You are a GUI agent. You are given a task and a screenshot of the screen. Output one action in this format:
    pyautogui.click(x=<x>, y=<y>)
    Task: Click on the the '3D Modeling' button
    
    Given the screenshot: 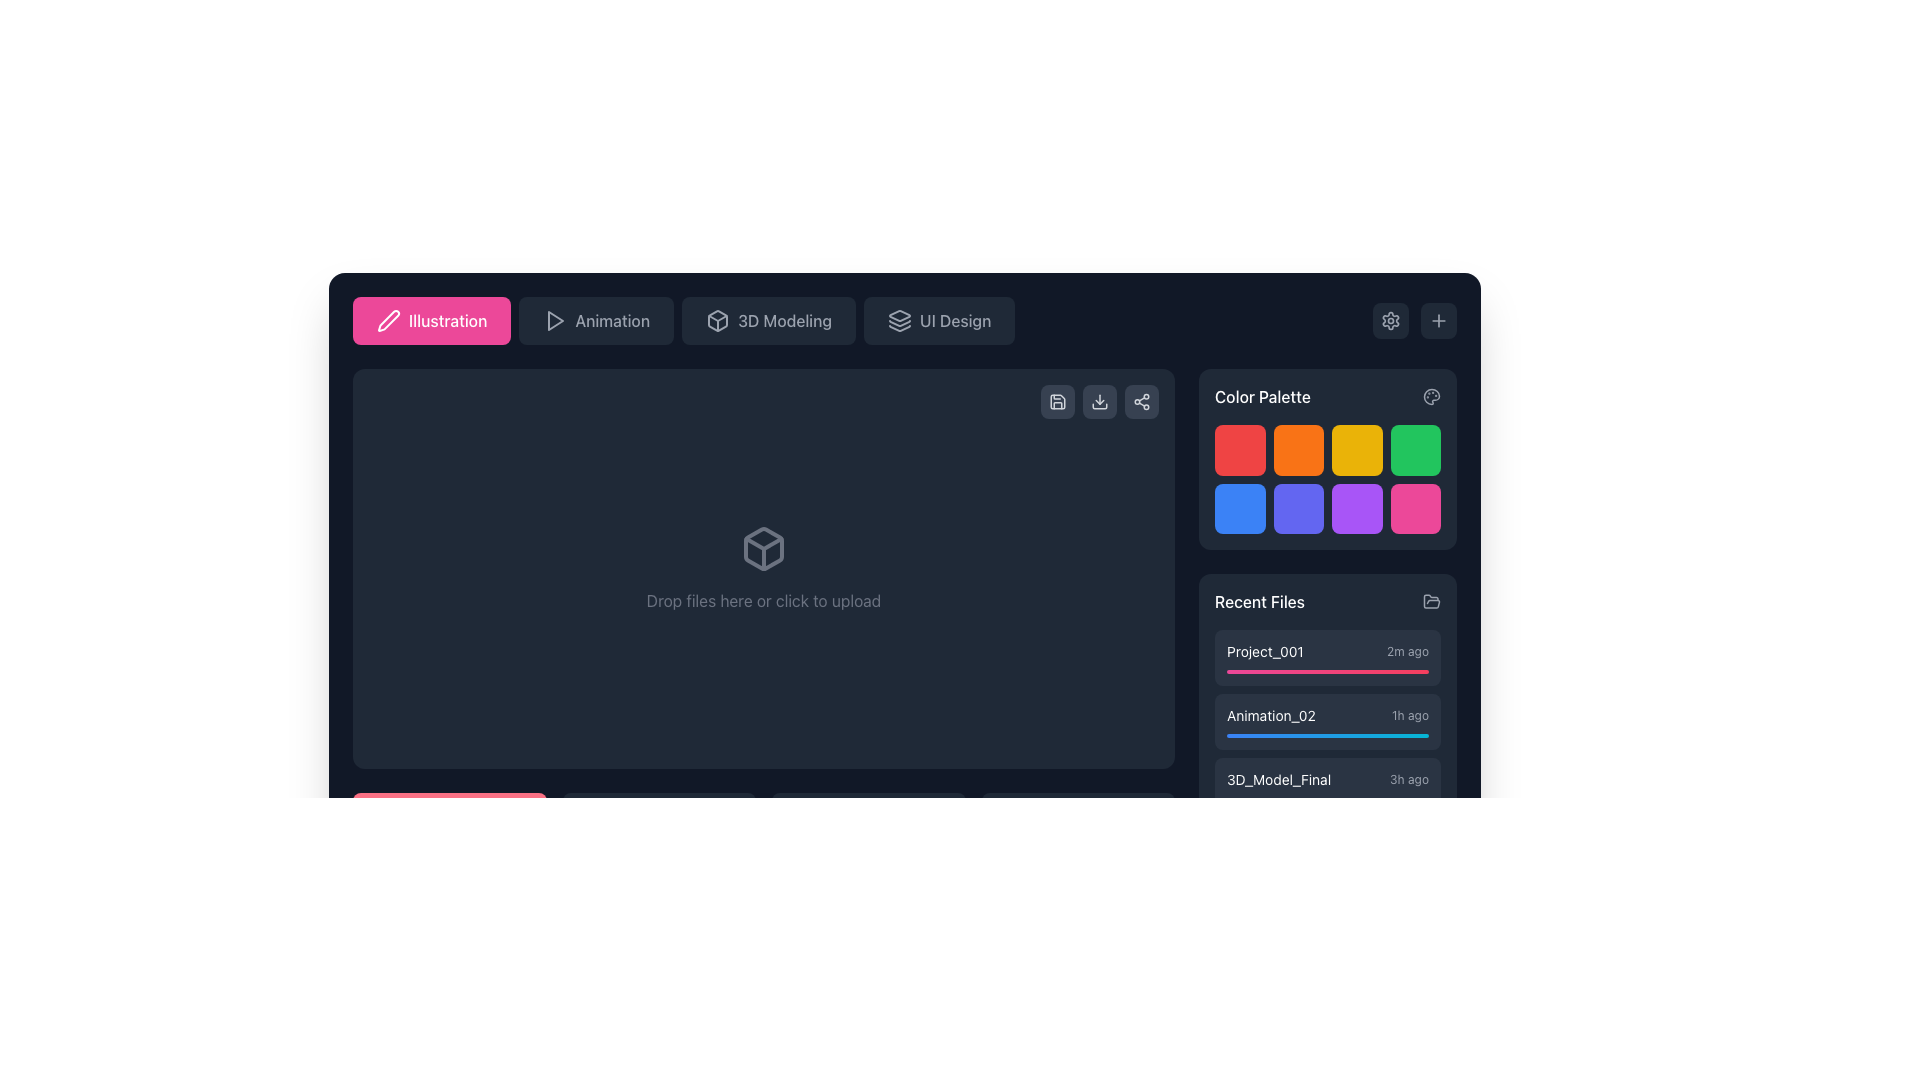 What is the action you would take?
    pyautogui.click(x=767, y=319)
    